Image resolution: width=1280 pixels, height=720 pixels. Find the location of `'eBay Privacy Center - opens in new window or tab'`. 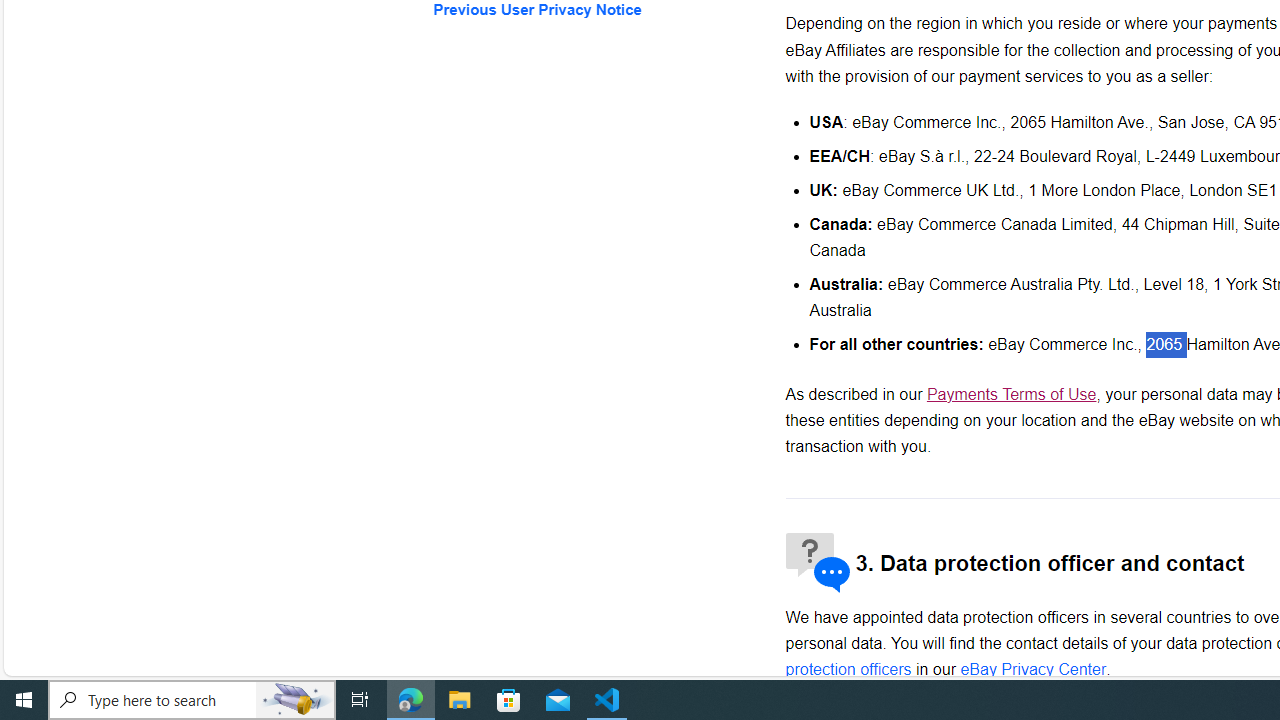

'eBay Privacy Center - opens in new window or tab' is located at coordinates (1033, 669).